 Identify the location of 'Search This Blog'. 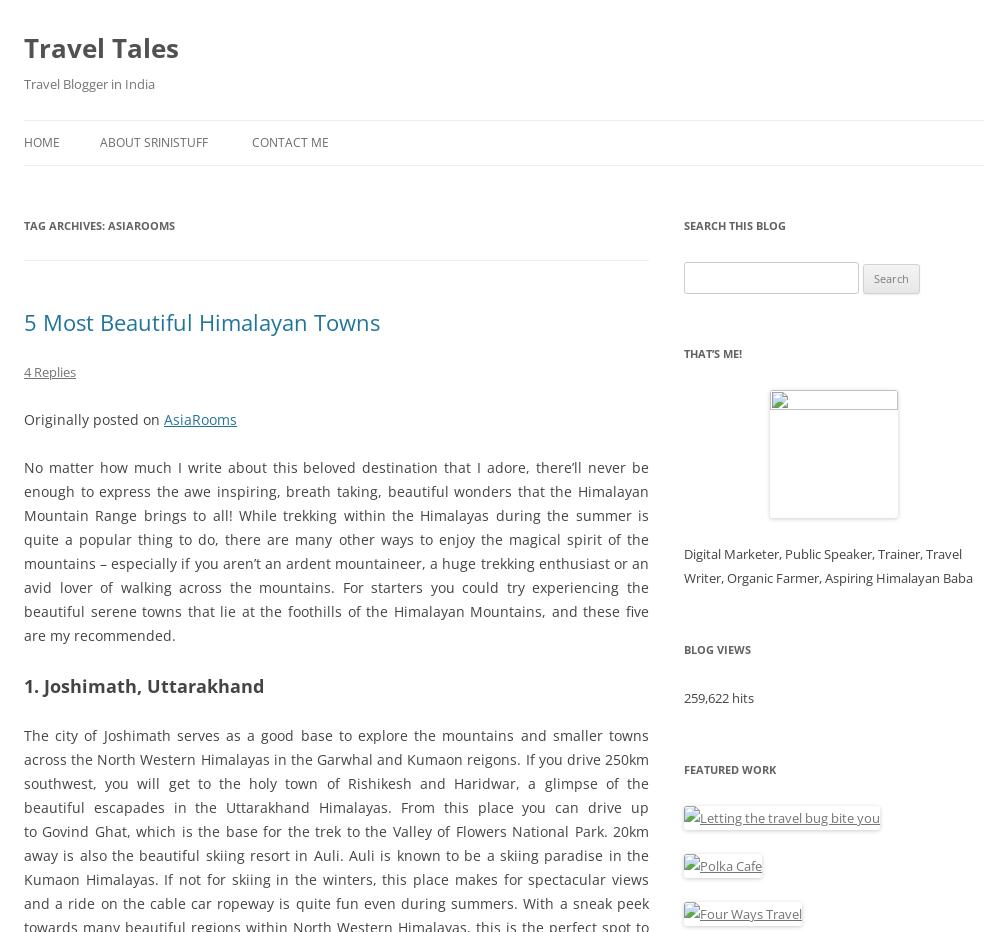
(684, 225).